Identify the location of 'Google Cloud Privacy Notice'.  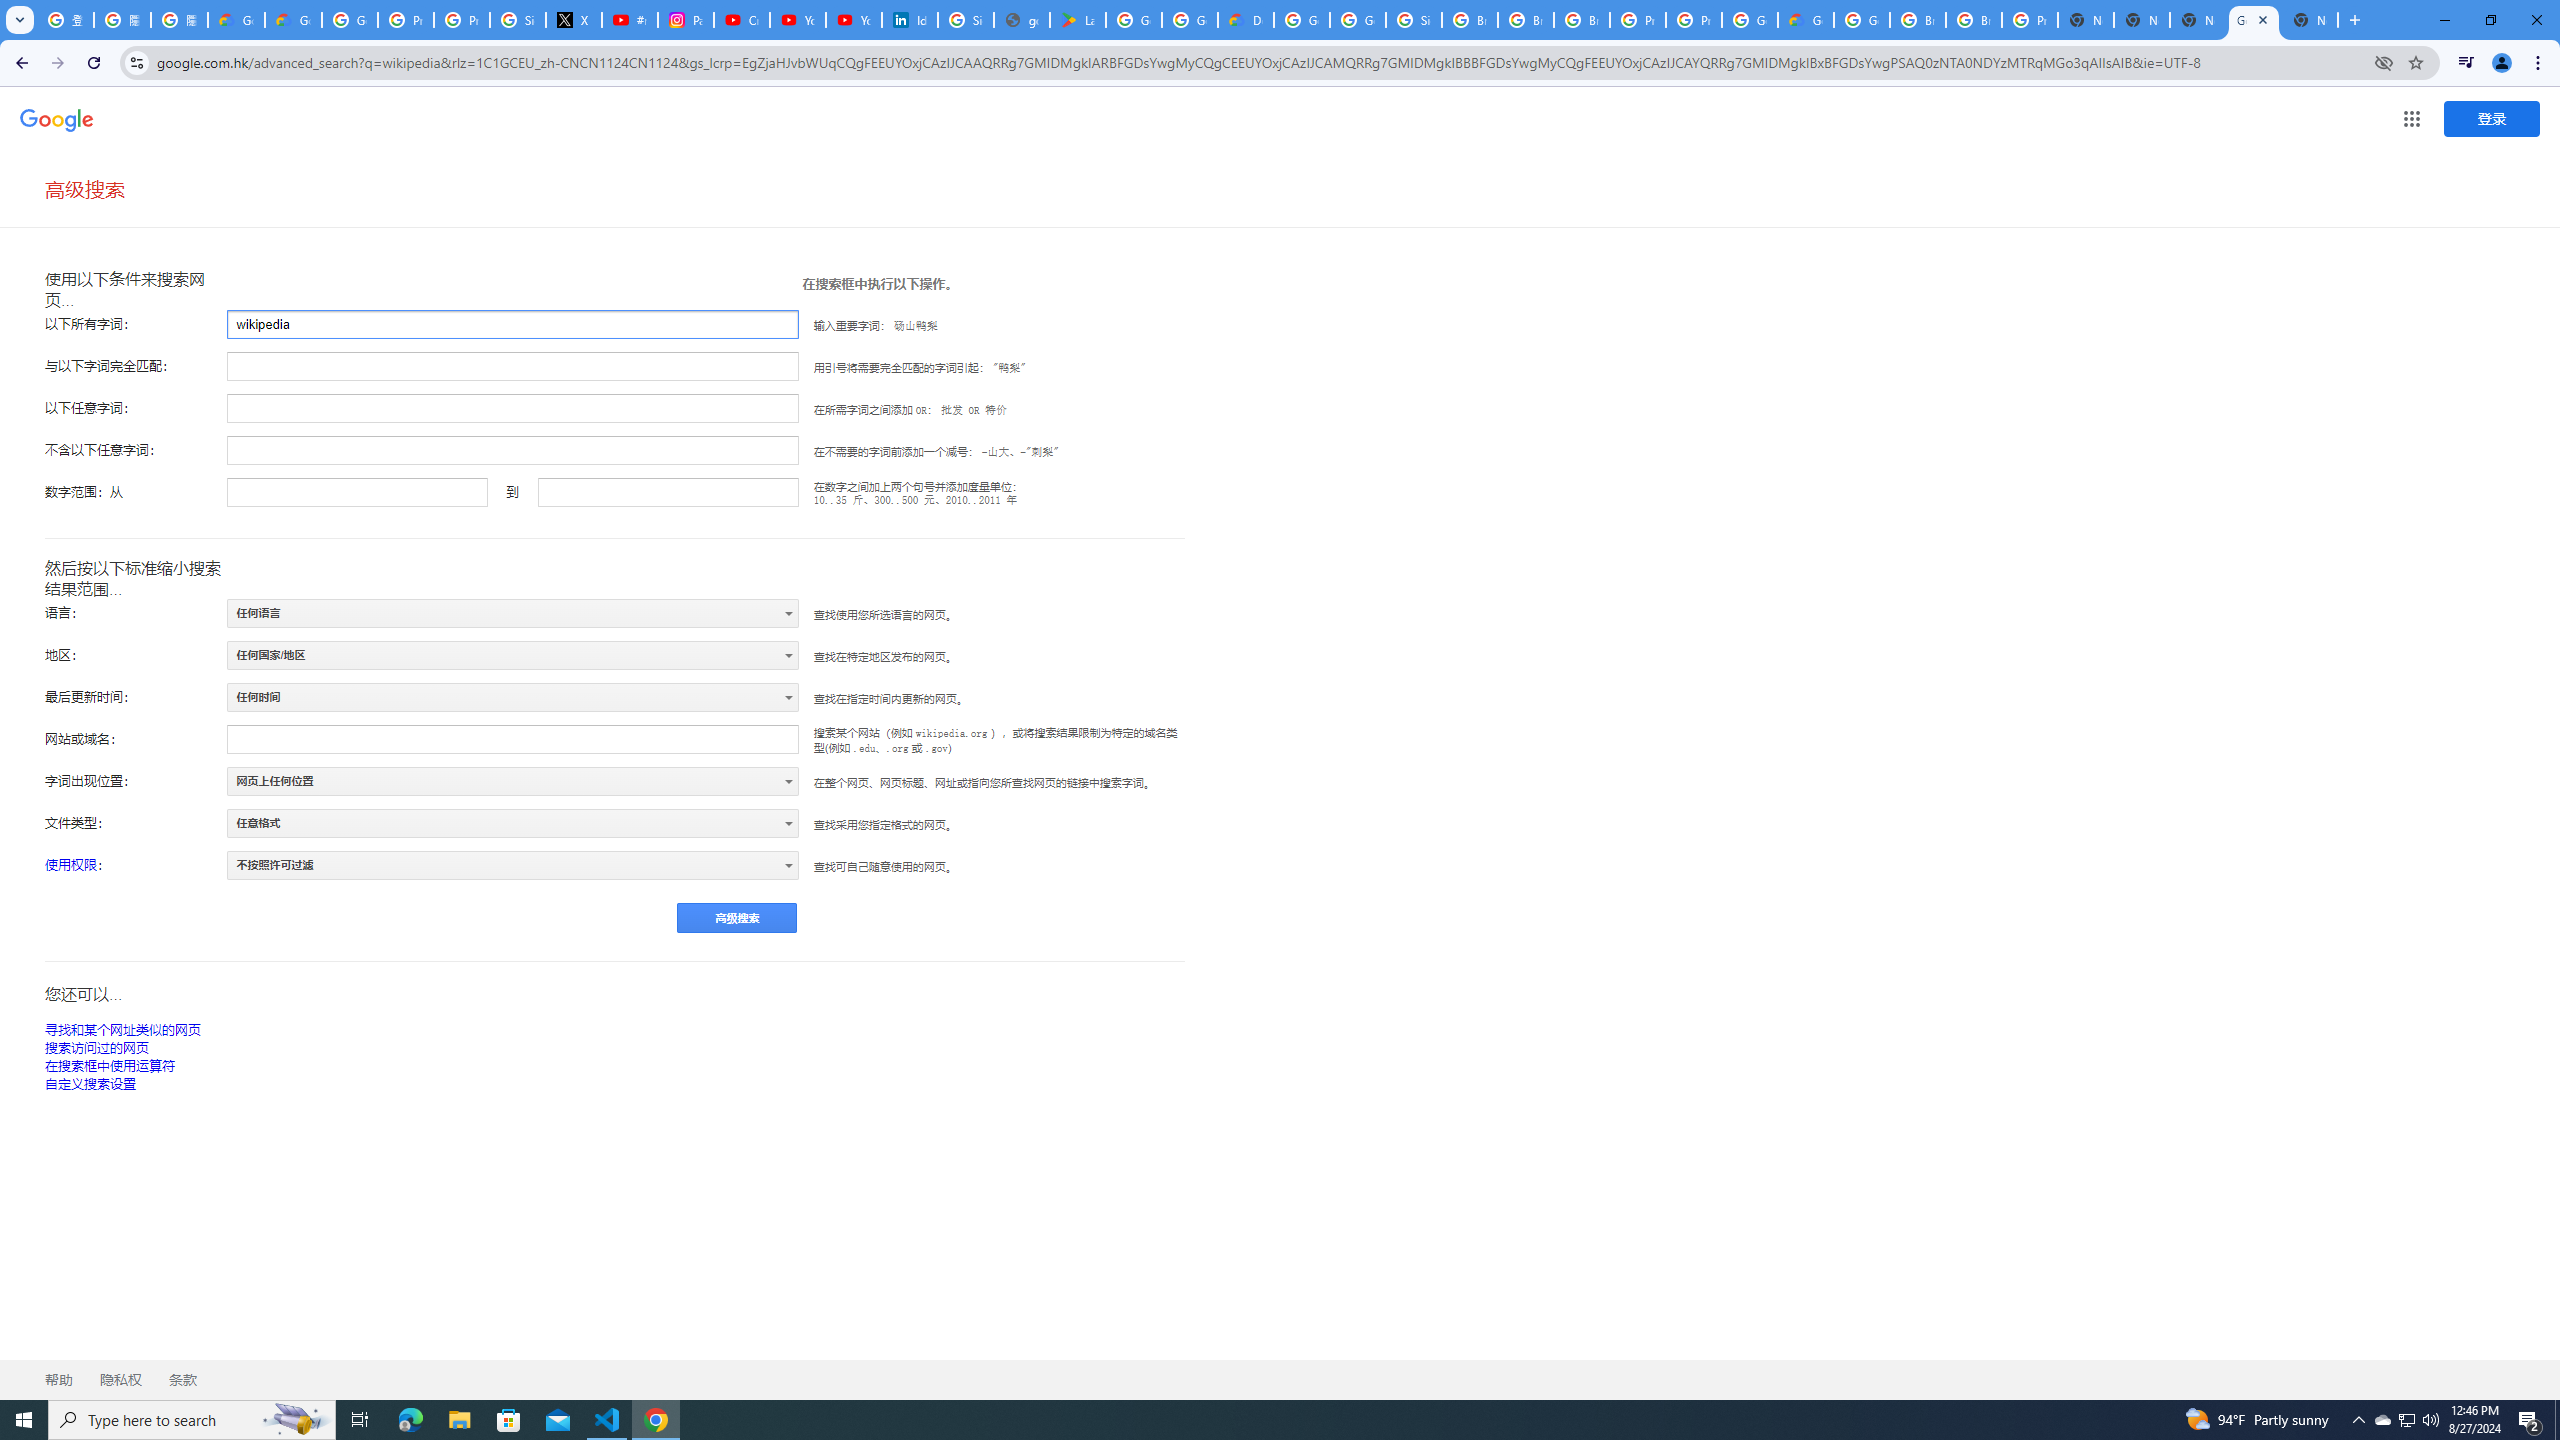
(293, 19).